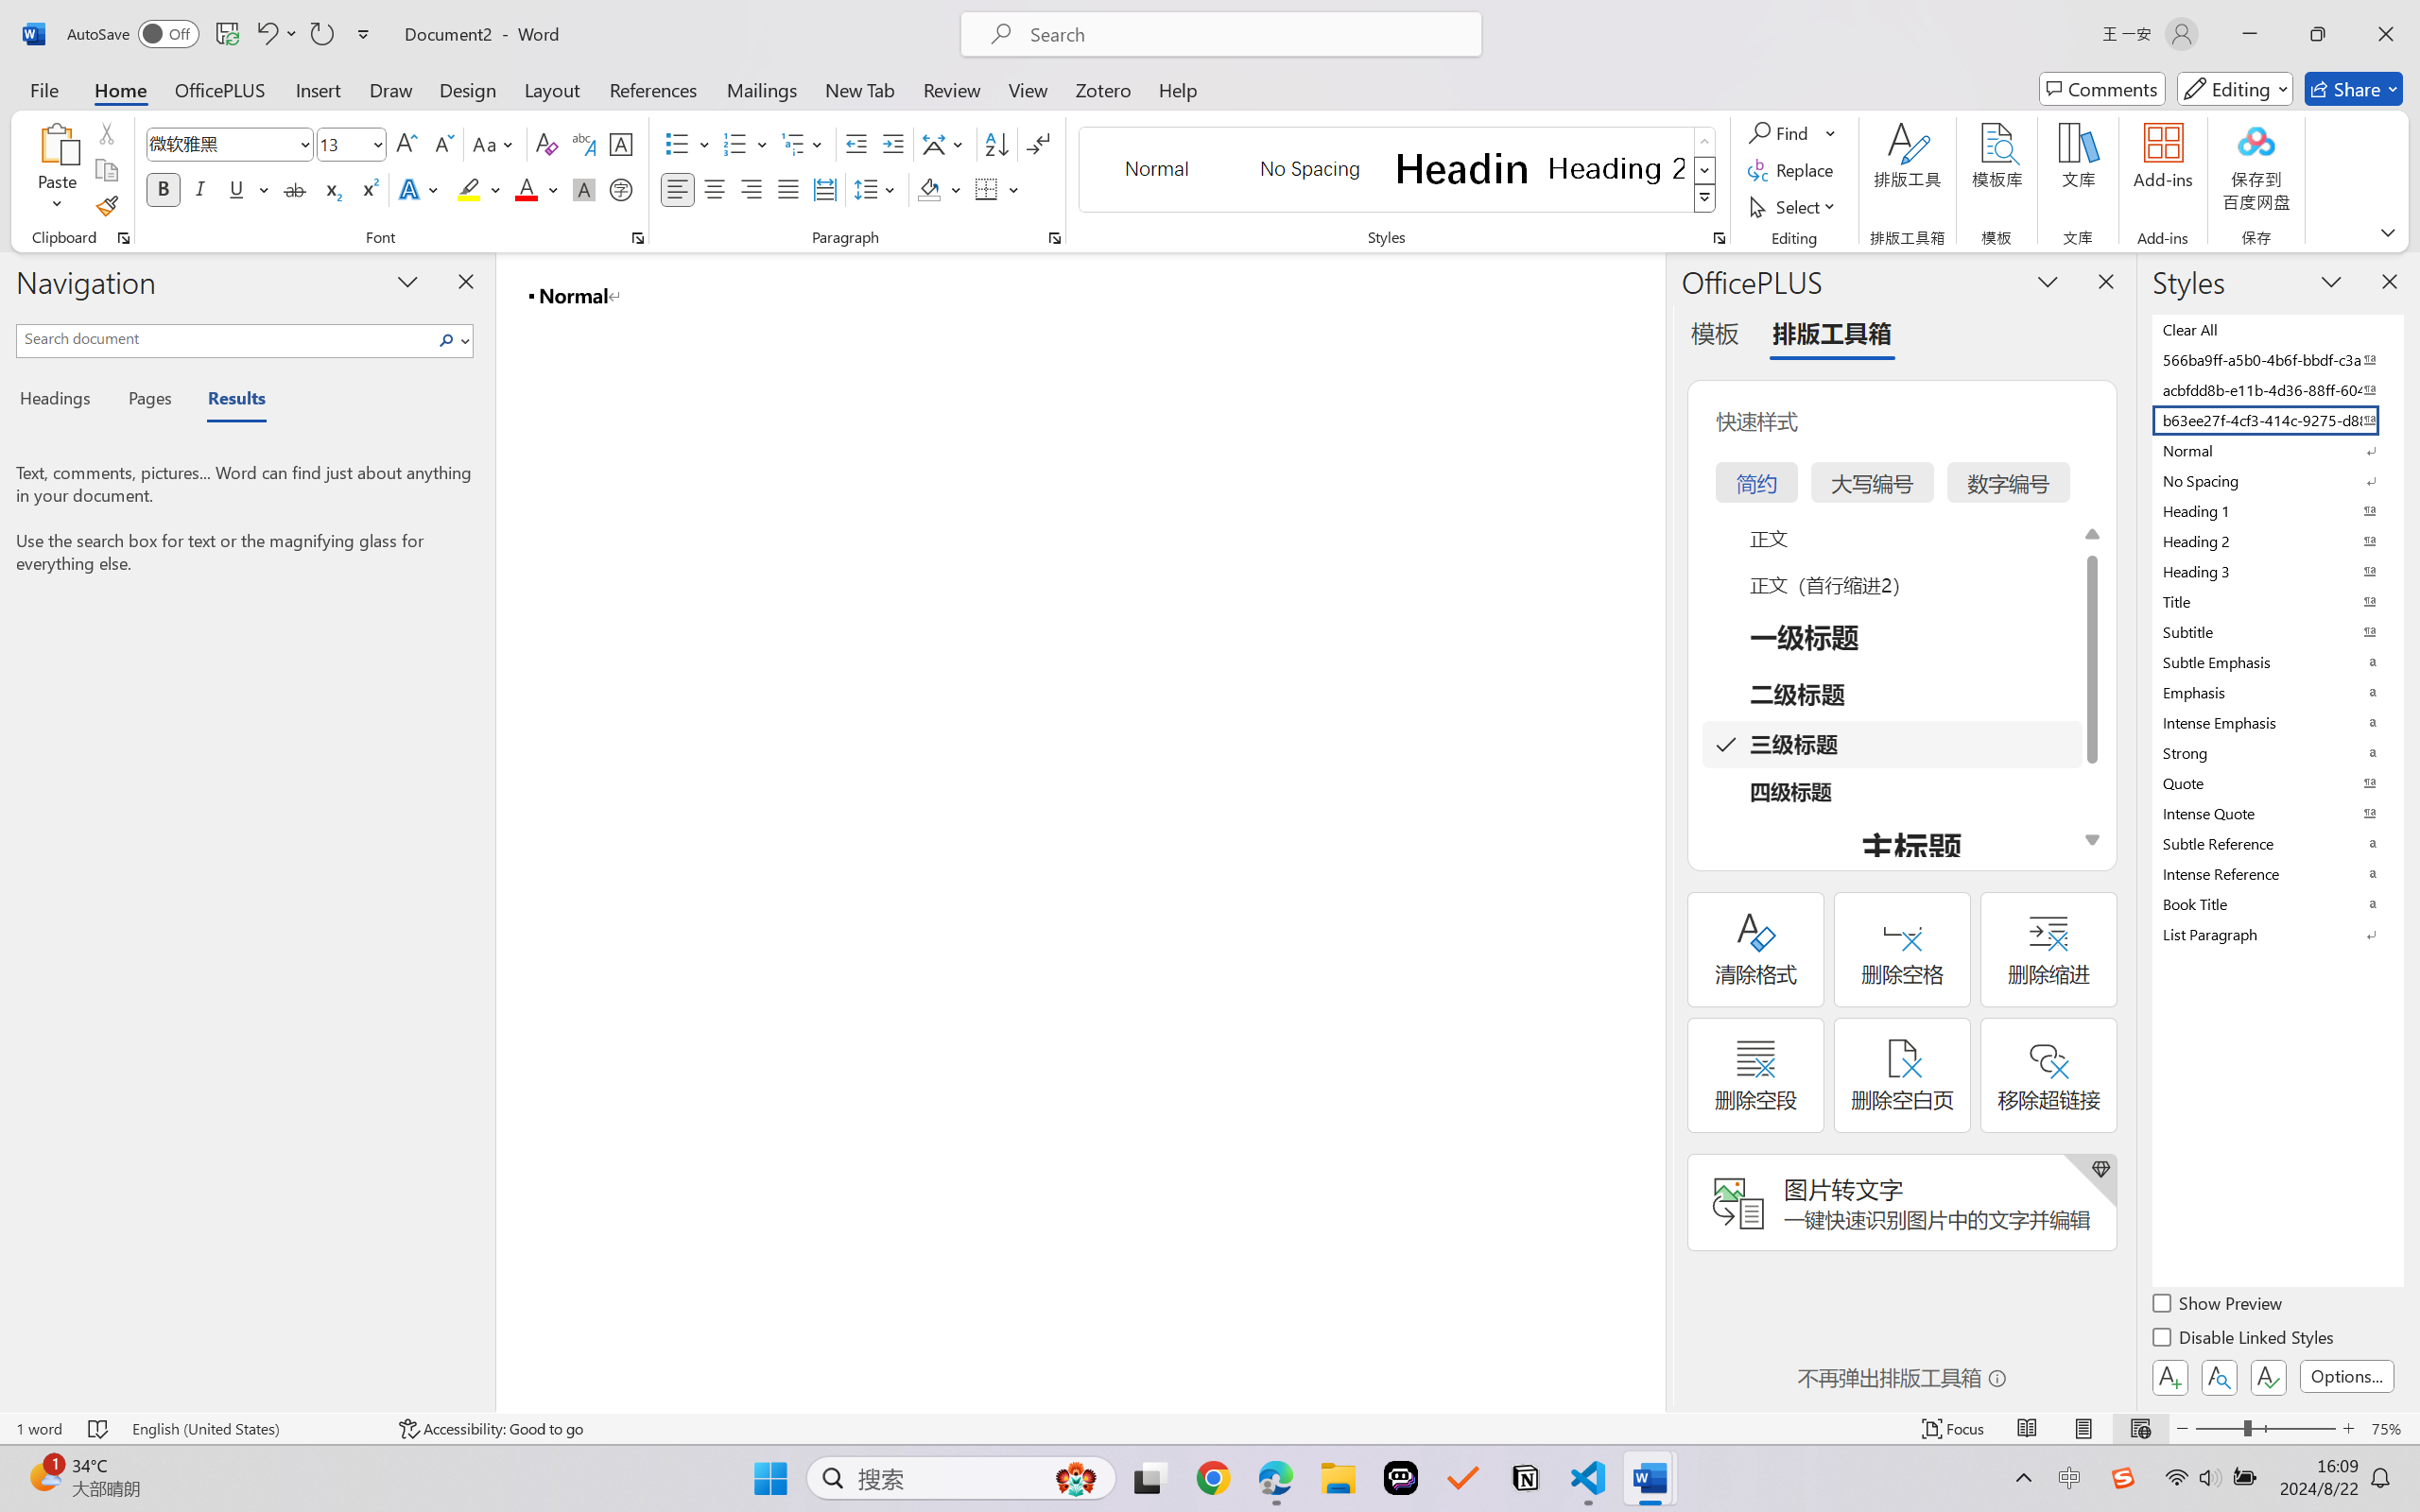  I want to click on 'Copy', so click(105, 170).